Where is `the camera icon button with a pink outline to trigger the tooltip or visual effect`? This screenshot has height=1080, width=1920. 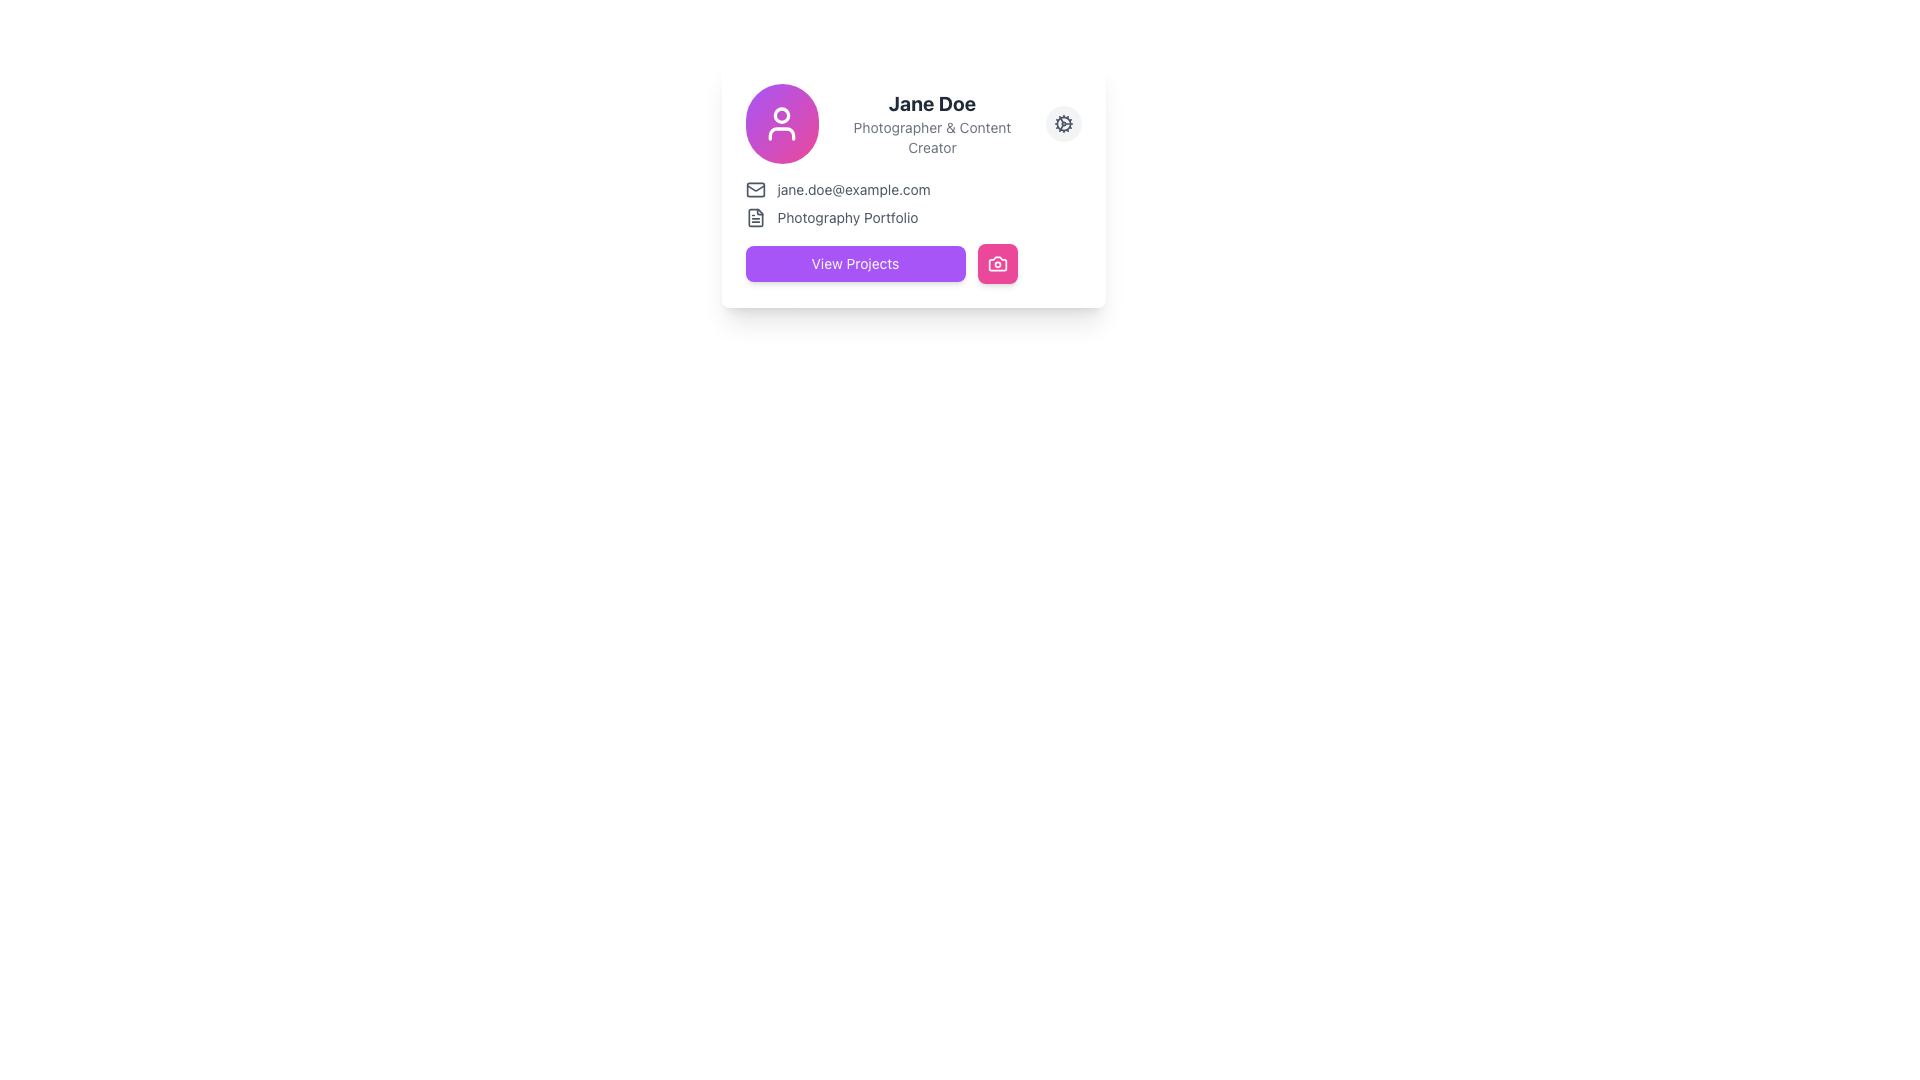 the camera icon button with a pink outline to trigger the tooltip or visual effect is located at coordinates (997, 262).